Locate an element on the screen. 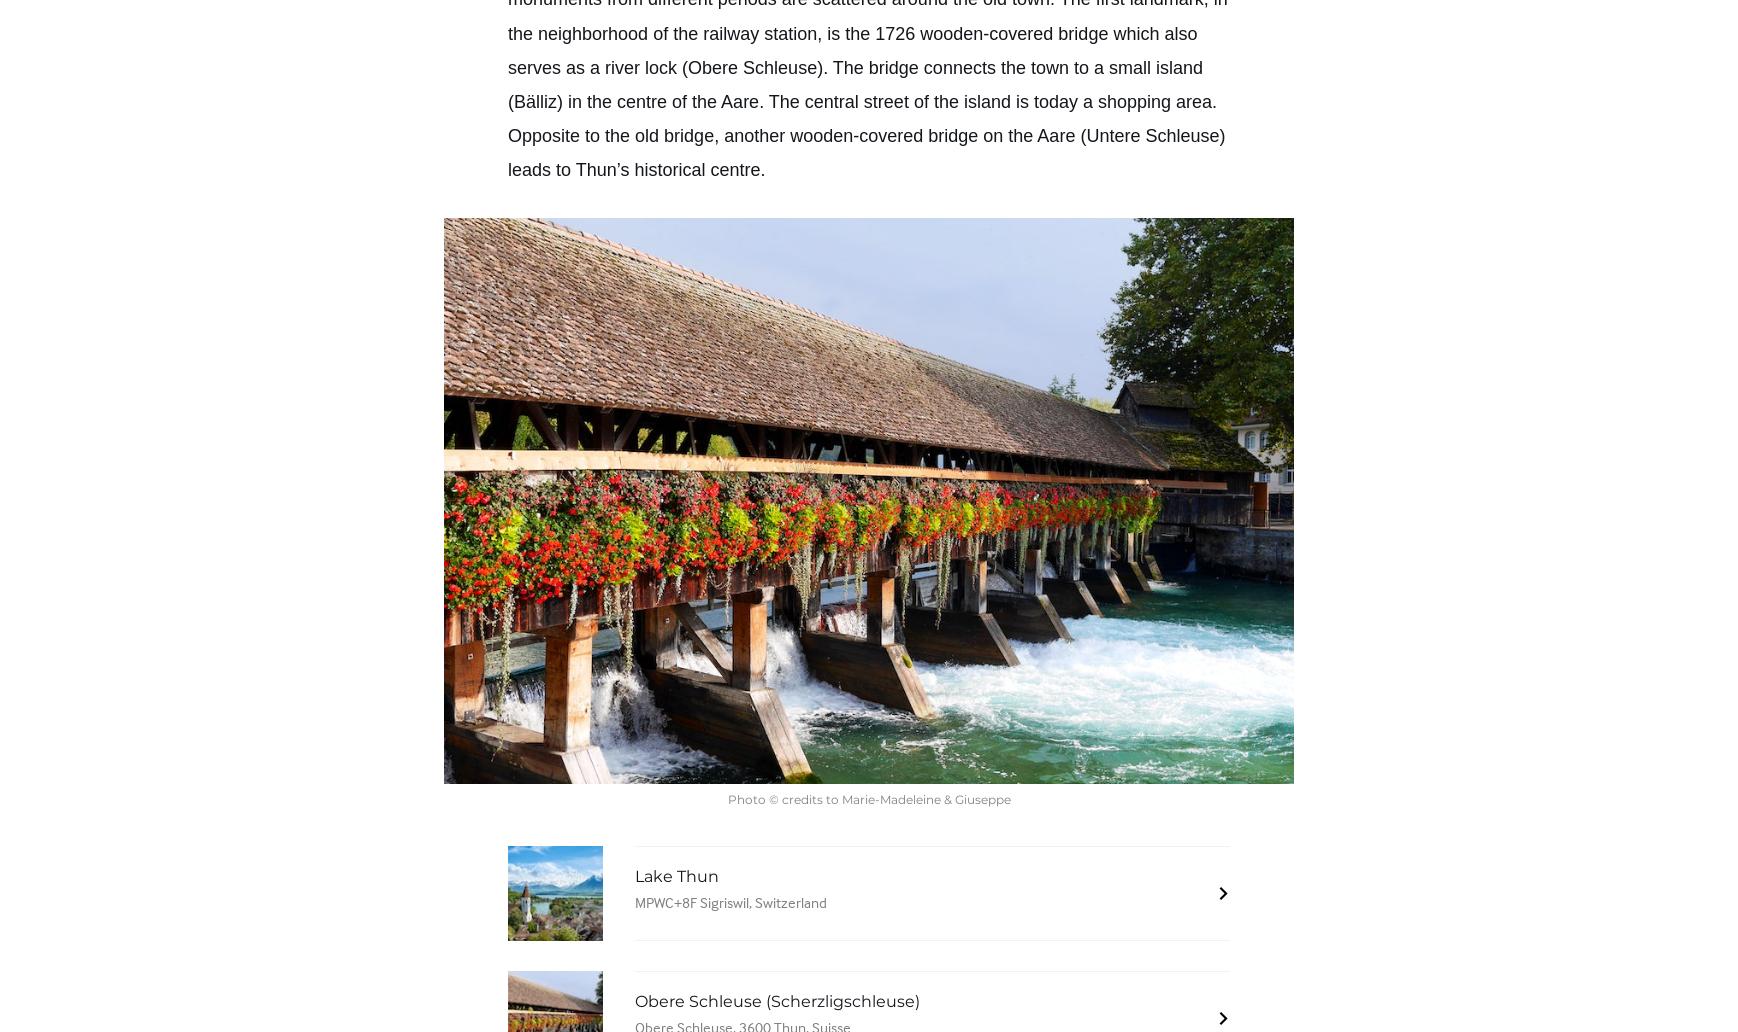  '1726 wooden-covered bridge which also serves as a river lock' is located at coordinates (852, 49).